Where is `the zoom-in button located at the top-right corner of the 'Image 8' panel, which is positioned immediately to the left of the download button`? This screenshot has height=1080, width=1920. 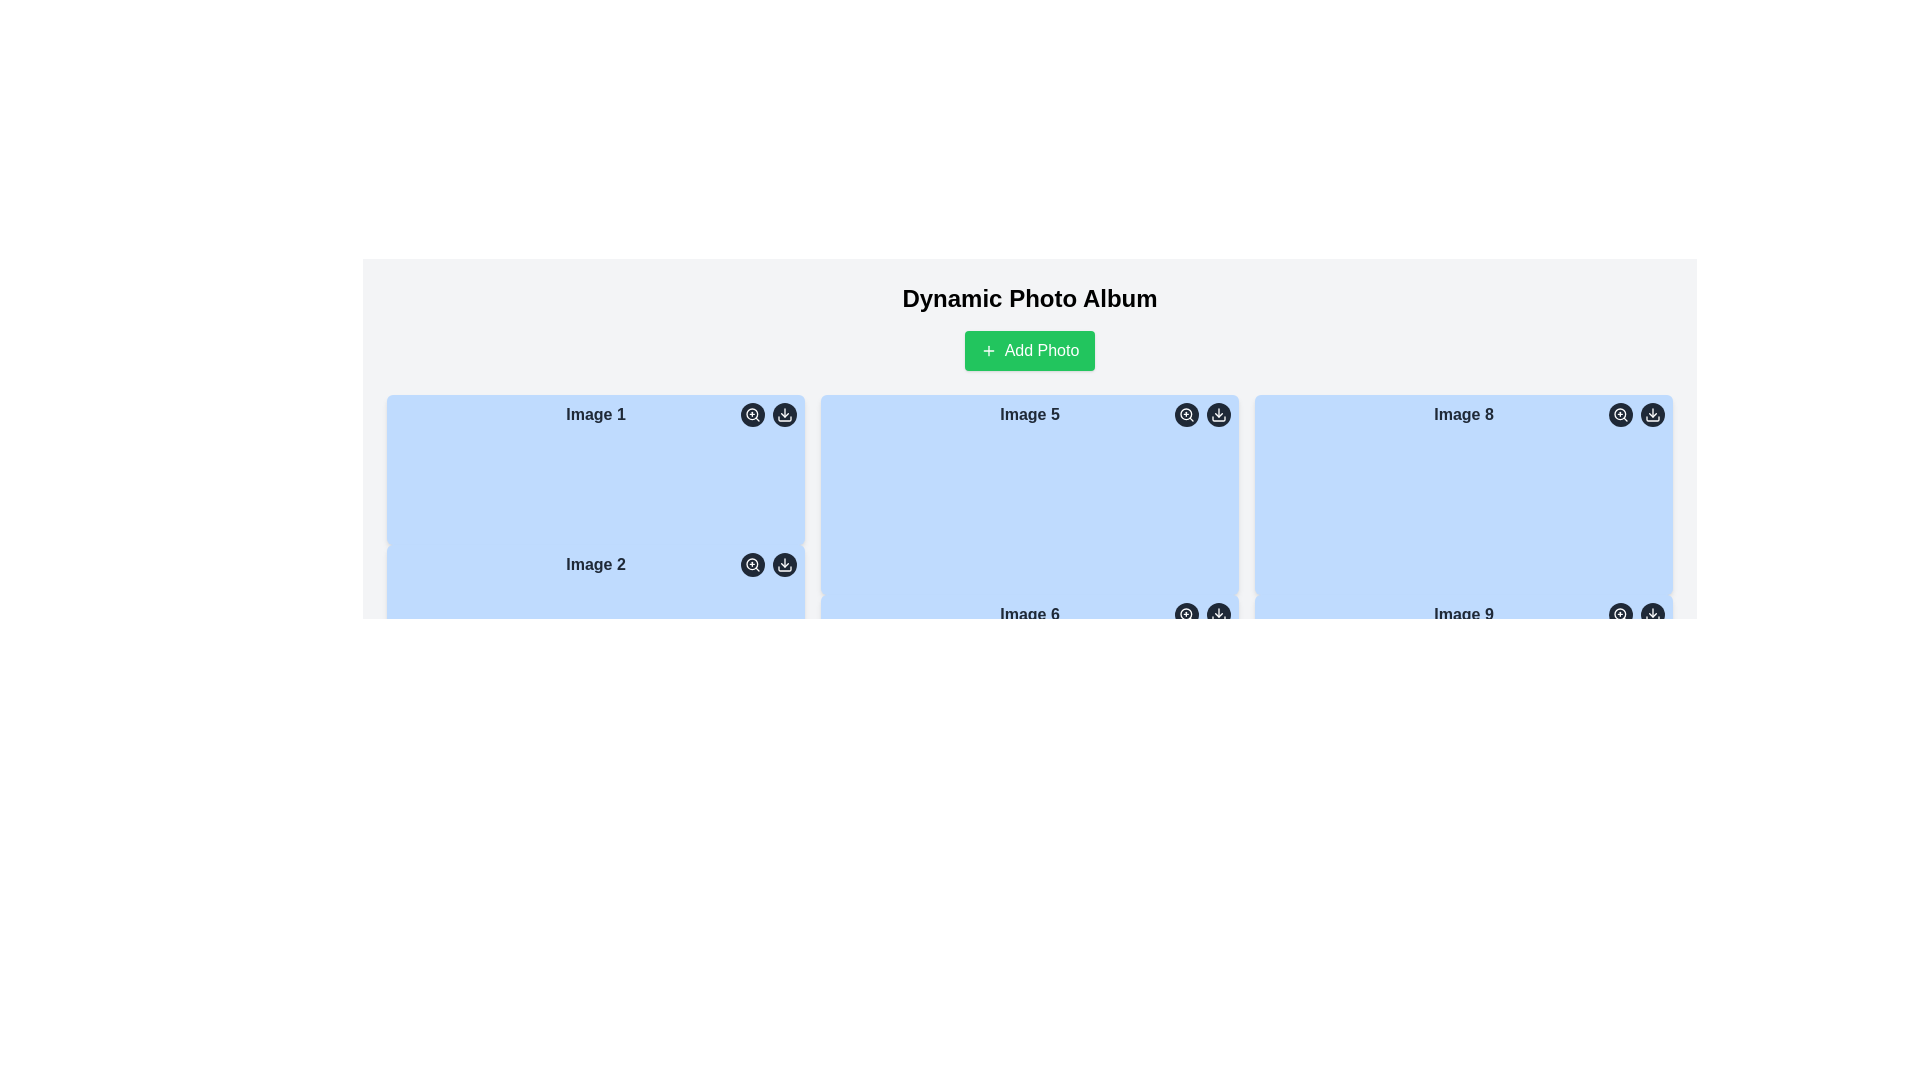
the zoom-in button located at the top-right corner of the 'Image 8' panel, which is positioned immediately to the left of the download button is located at coordinates (1621, 414).